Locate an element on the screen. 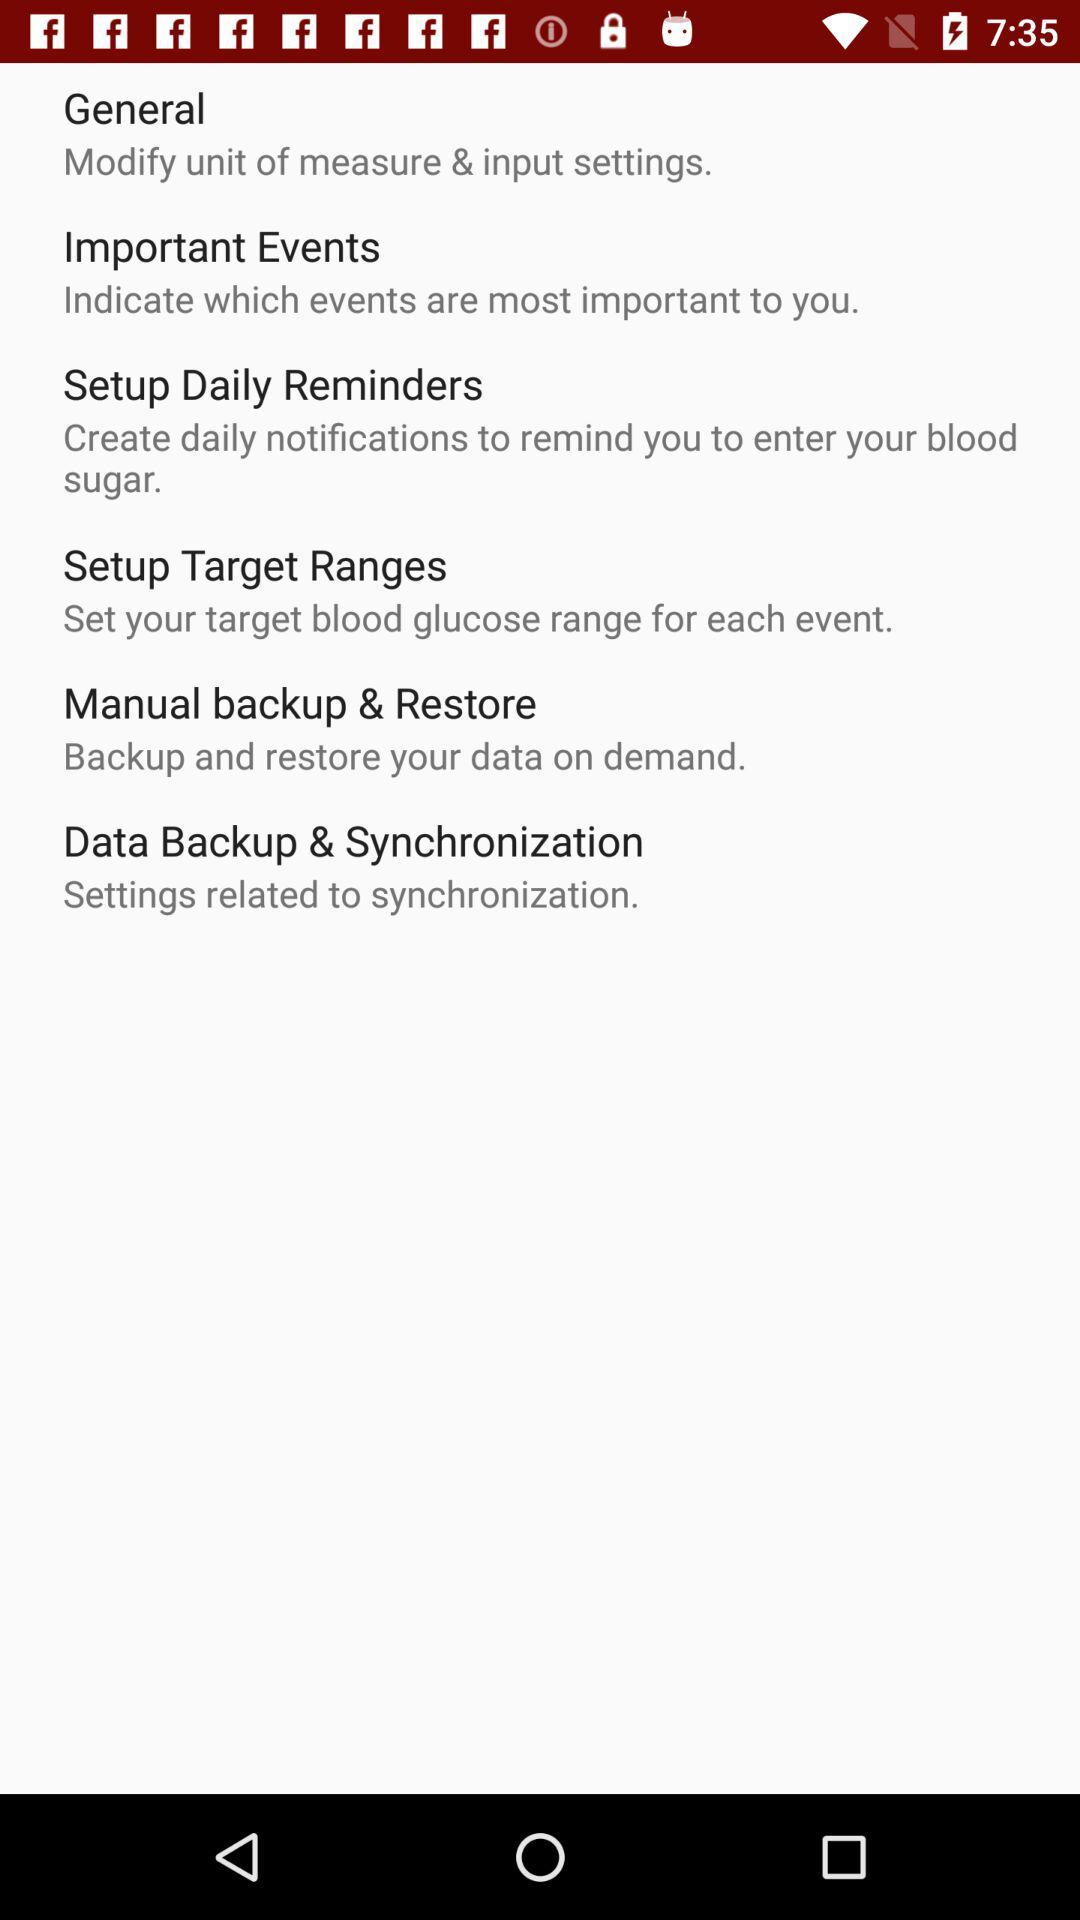 The height and width of the screenshot is (1920, 1080). the app below data backup & synchronization item is located at coordinates (350, 892).